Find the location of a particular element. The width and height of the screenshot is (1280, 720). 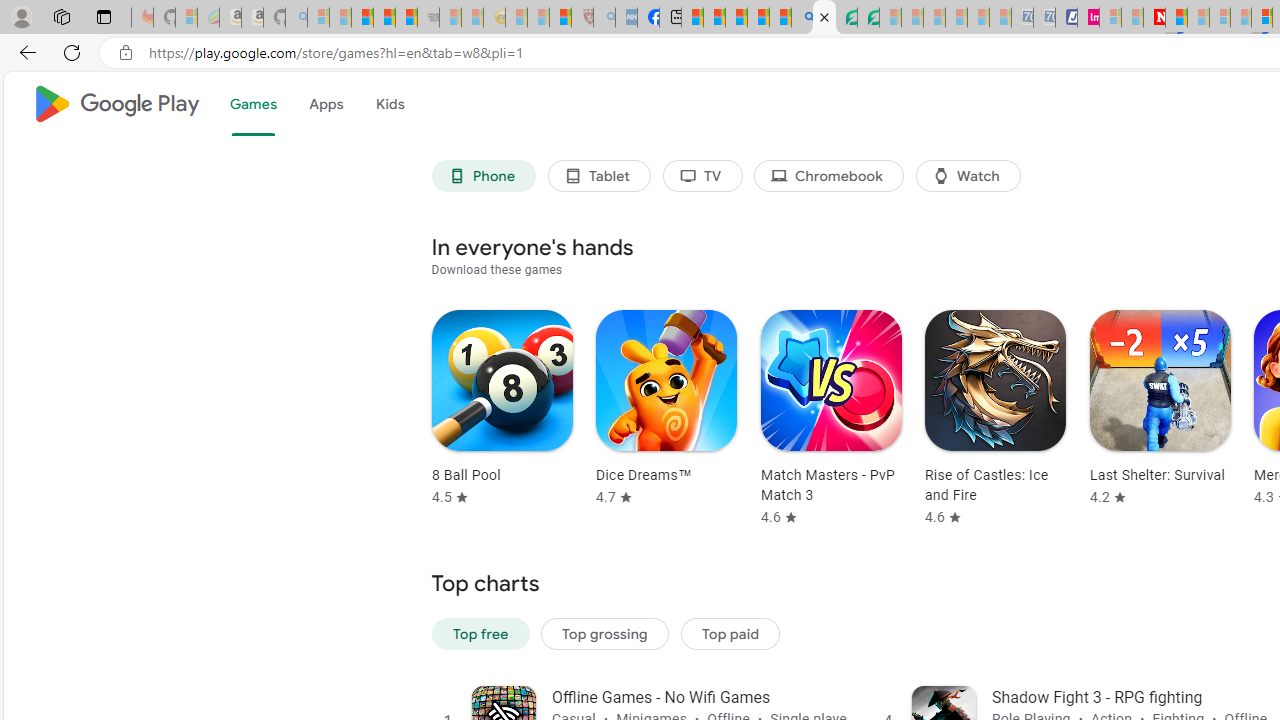

'Cheap Car Rentals - Save70.com - Sleeping' is located at coordinates (1022, 17).